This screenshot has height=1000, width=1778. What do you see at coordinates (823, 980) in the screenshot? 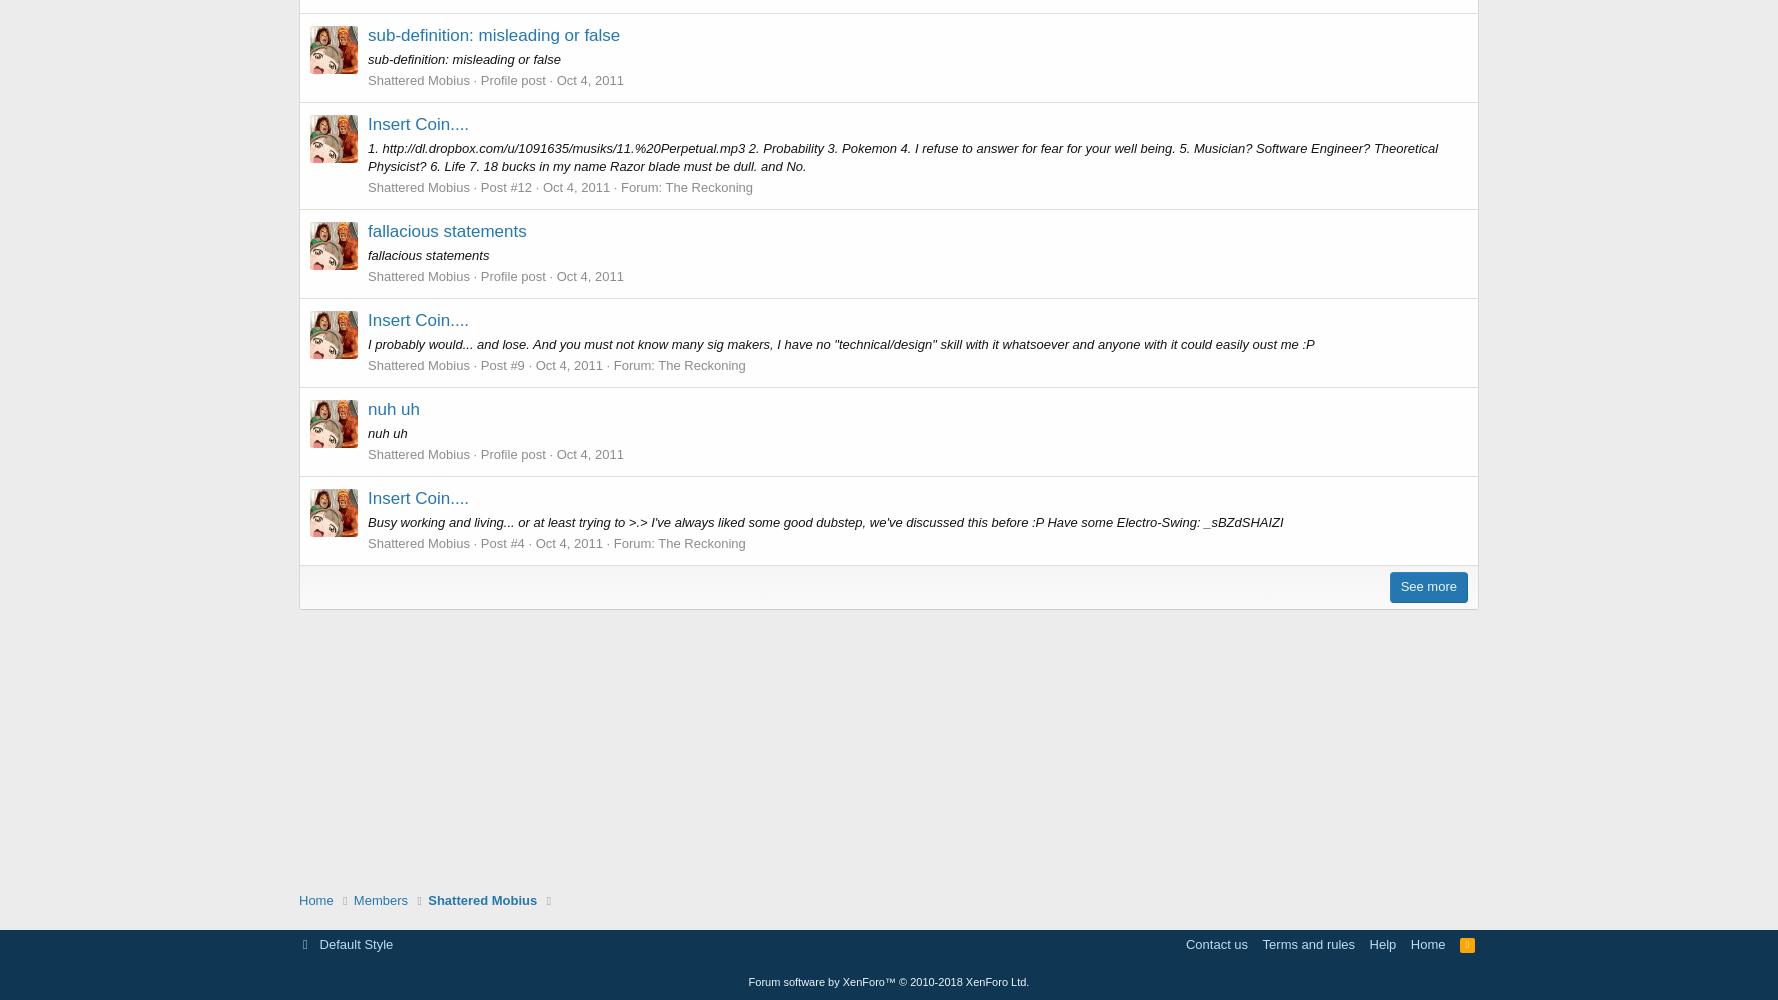
I see `'Forum software by XenForo™'` at bounding box center [823, 980].